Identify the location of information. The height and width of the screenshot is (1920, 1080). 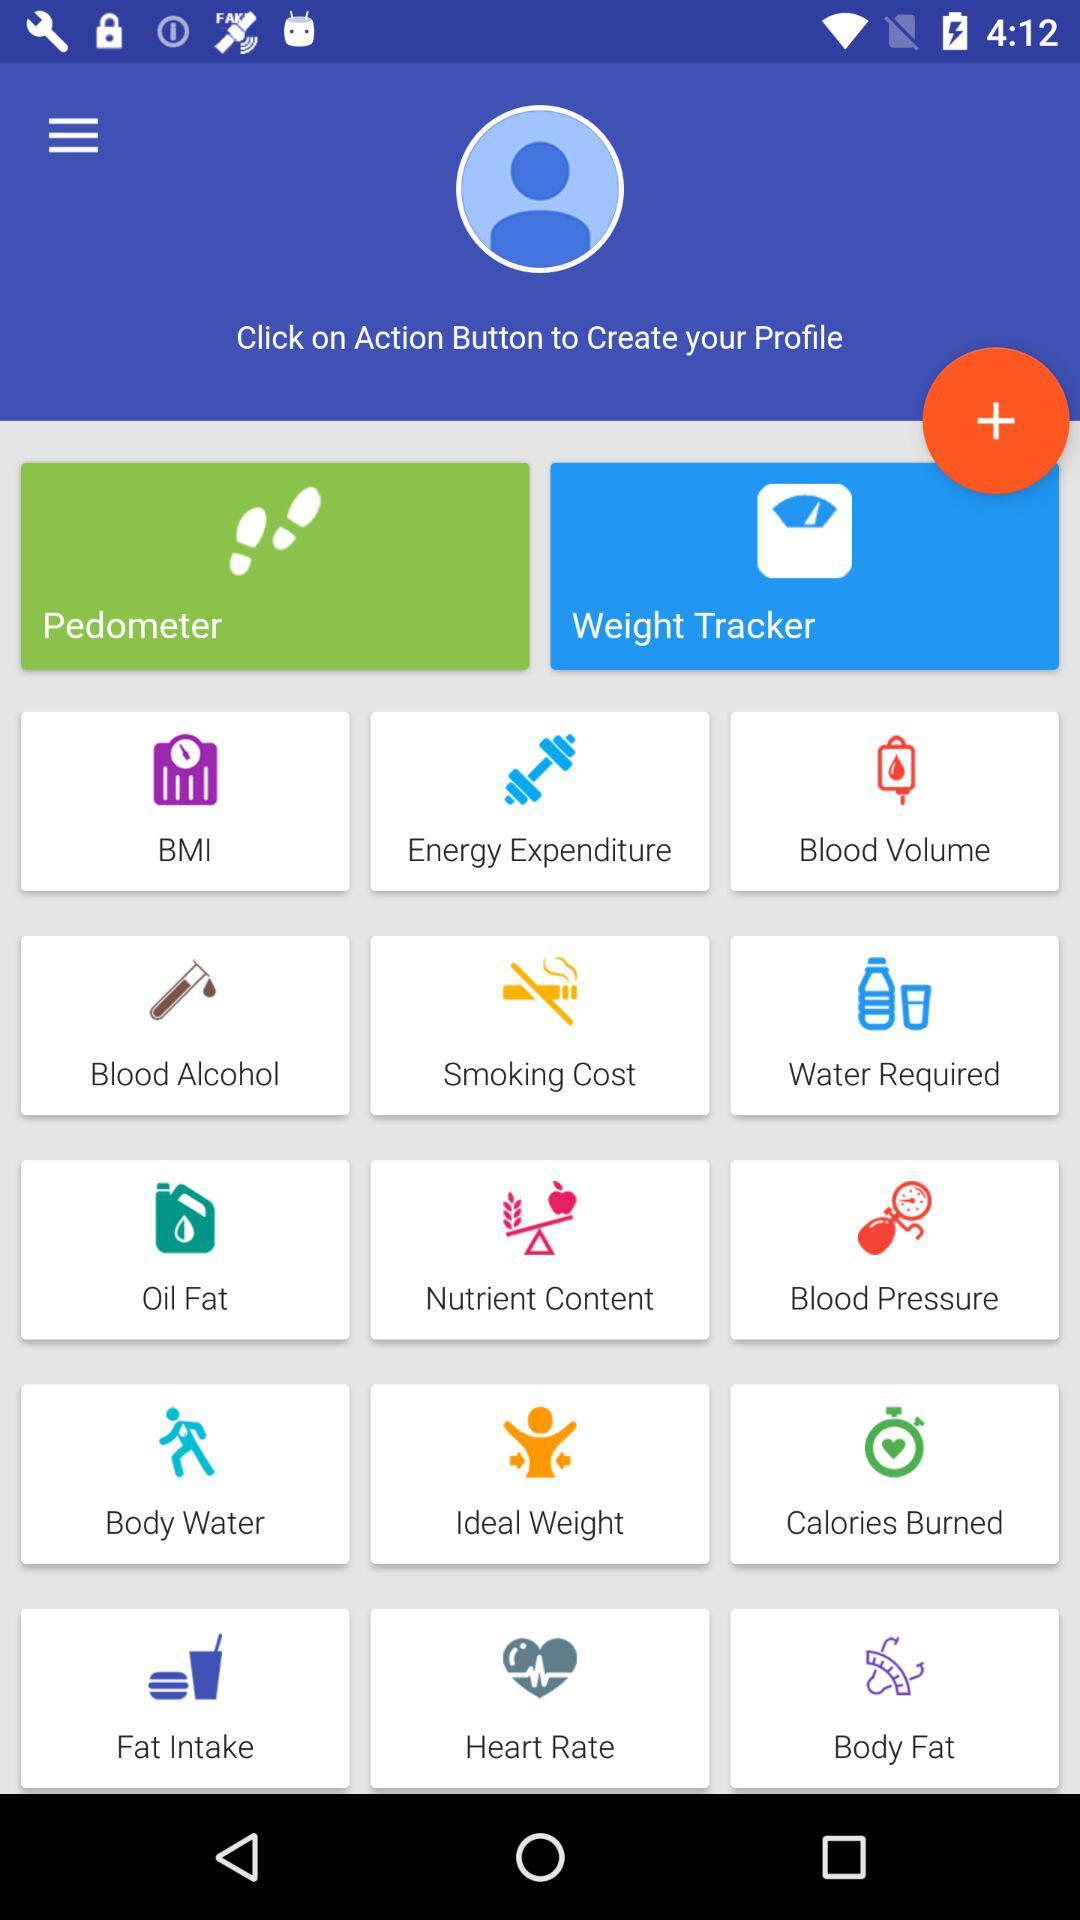
(995, 419).